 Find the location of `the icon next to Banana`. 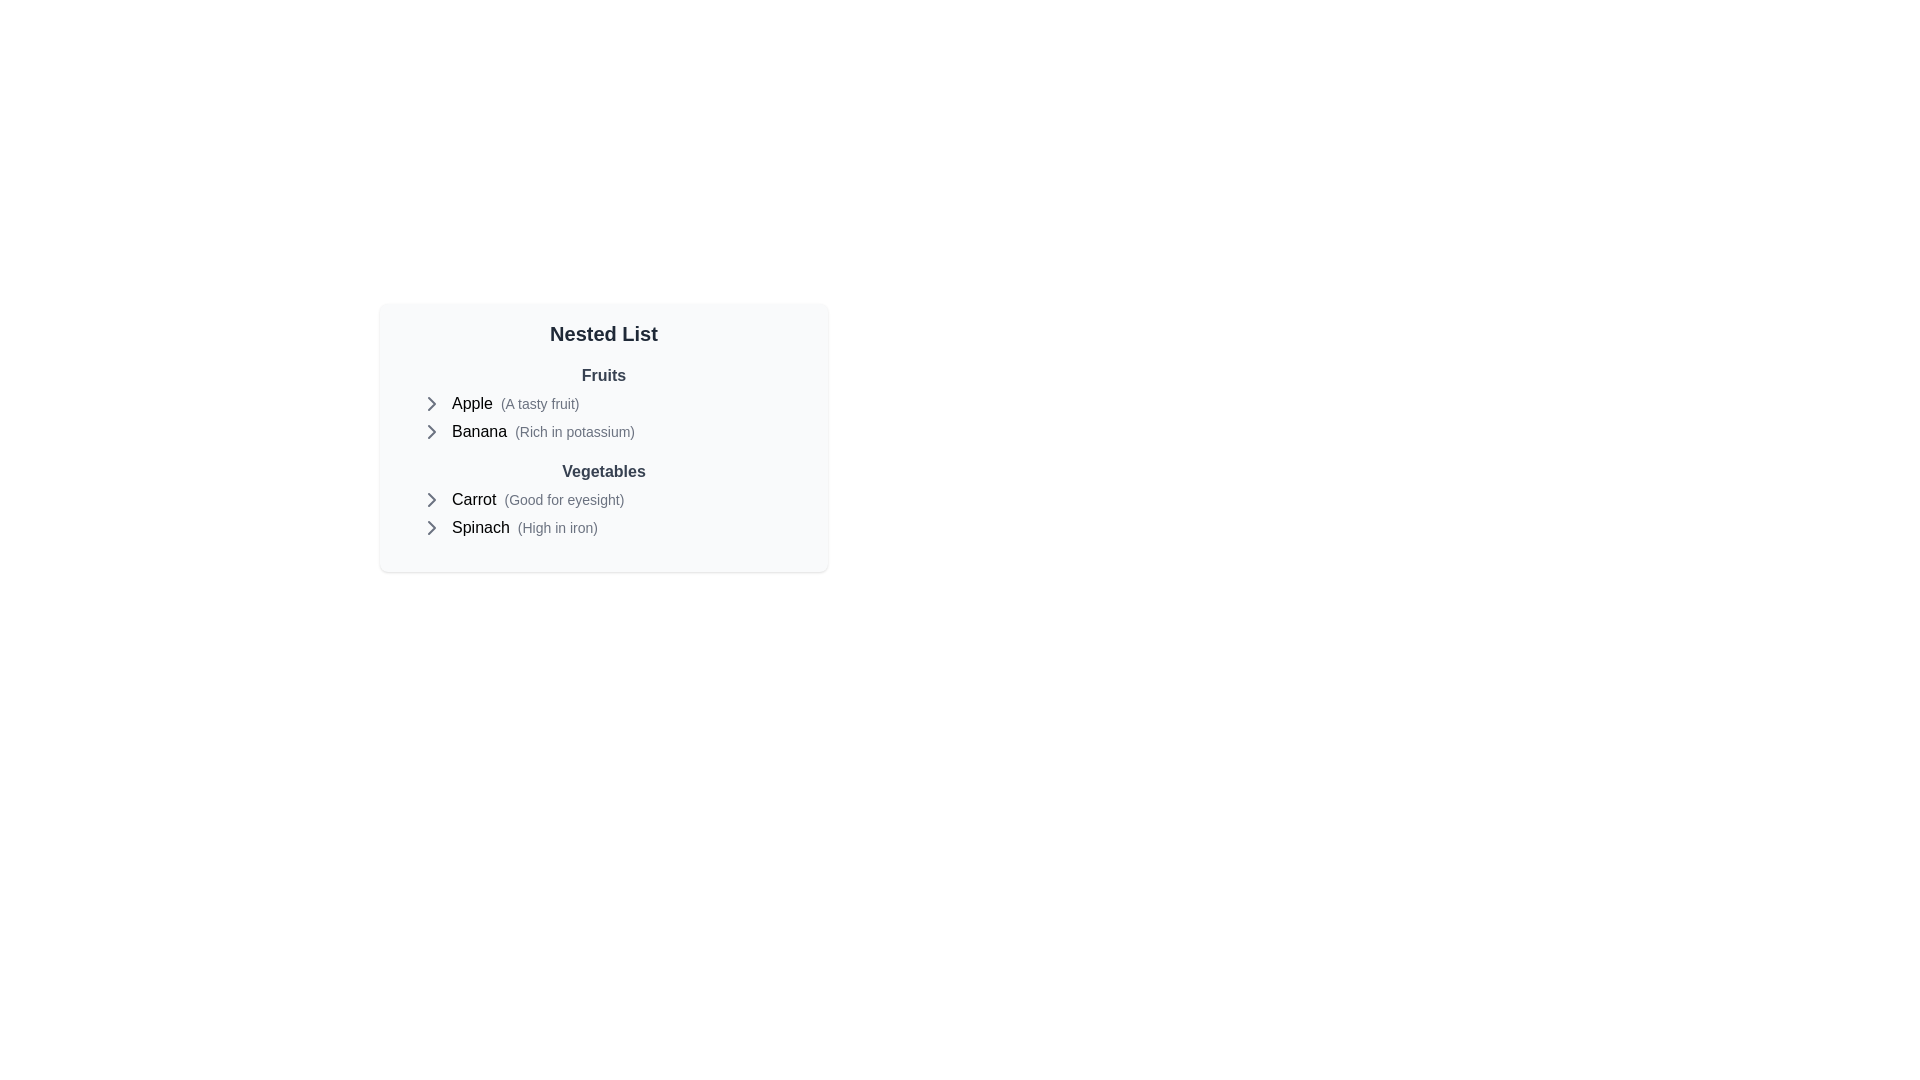

the icon next to Banana is located at coordinates (431, 431).